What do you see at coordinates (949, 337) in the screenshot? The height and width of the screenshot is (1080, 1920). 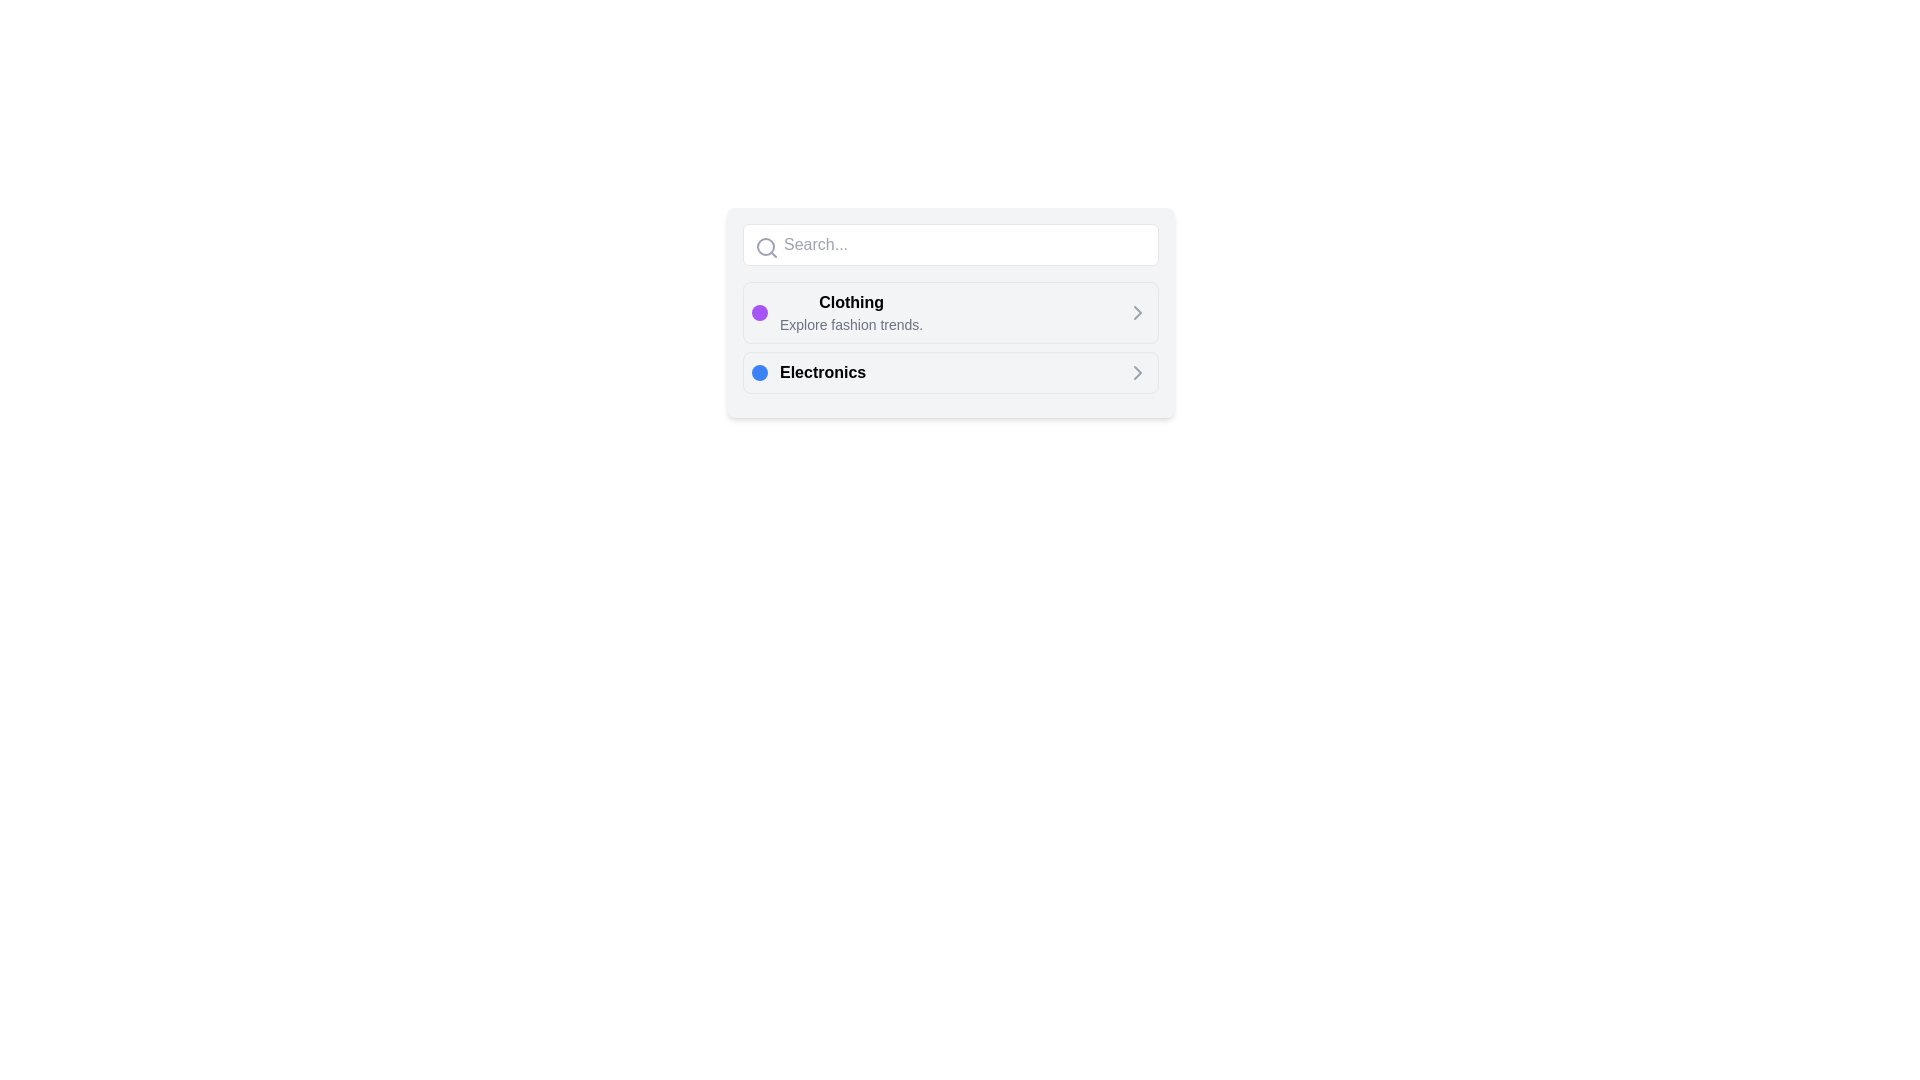 I see `the 'Clothing' button in the categorized menu` at bounding box center [949, 337].